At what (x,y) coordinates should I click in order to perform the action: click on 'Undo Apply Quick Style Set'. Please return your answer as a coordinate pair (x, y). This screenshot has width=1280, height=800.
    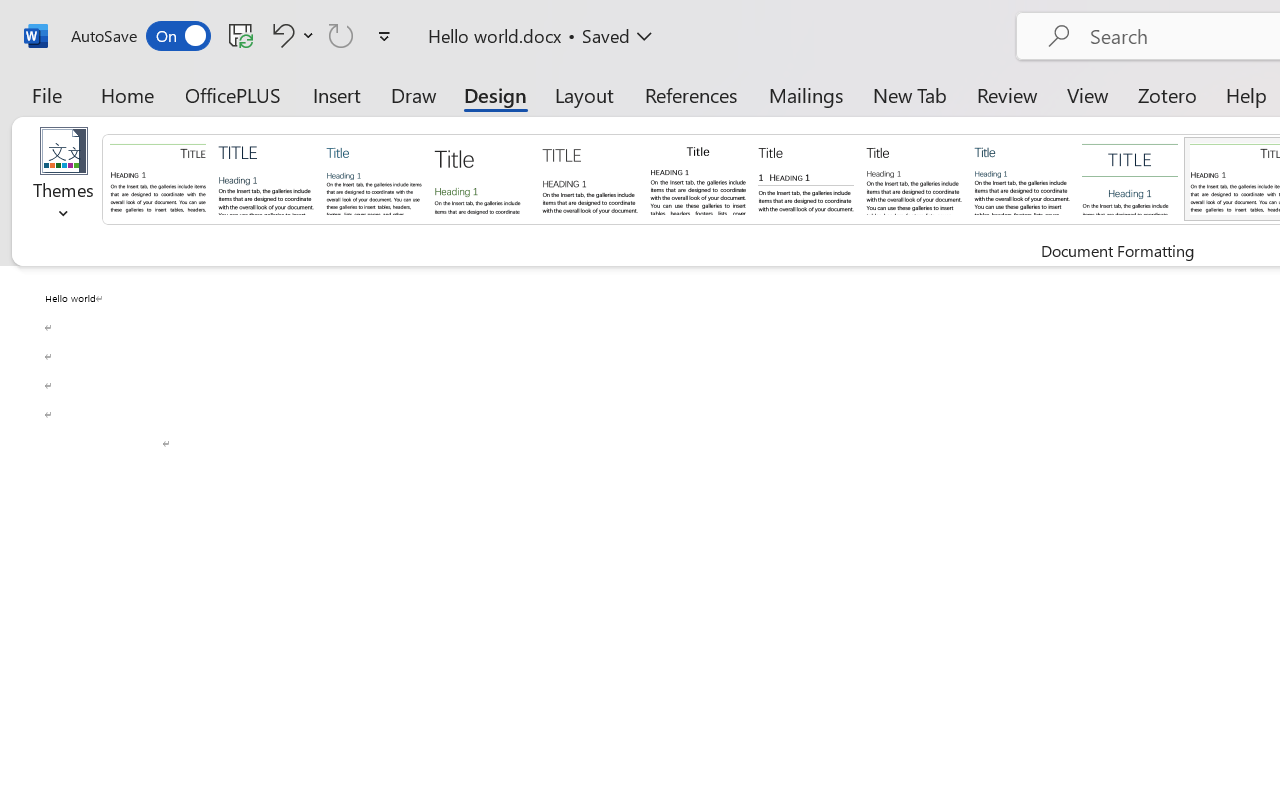
    Looking at the image, I should click on (279, 34).